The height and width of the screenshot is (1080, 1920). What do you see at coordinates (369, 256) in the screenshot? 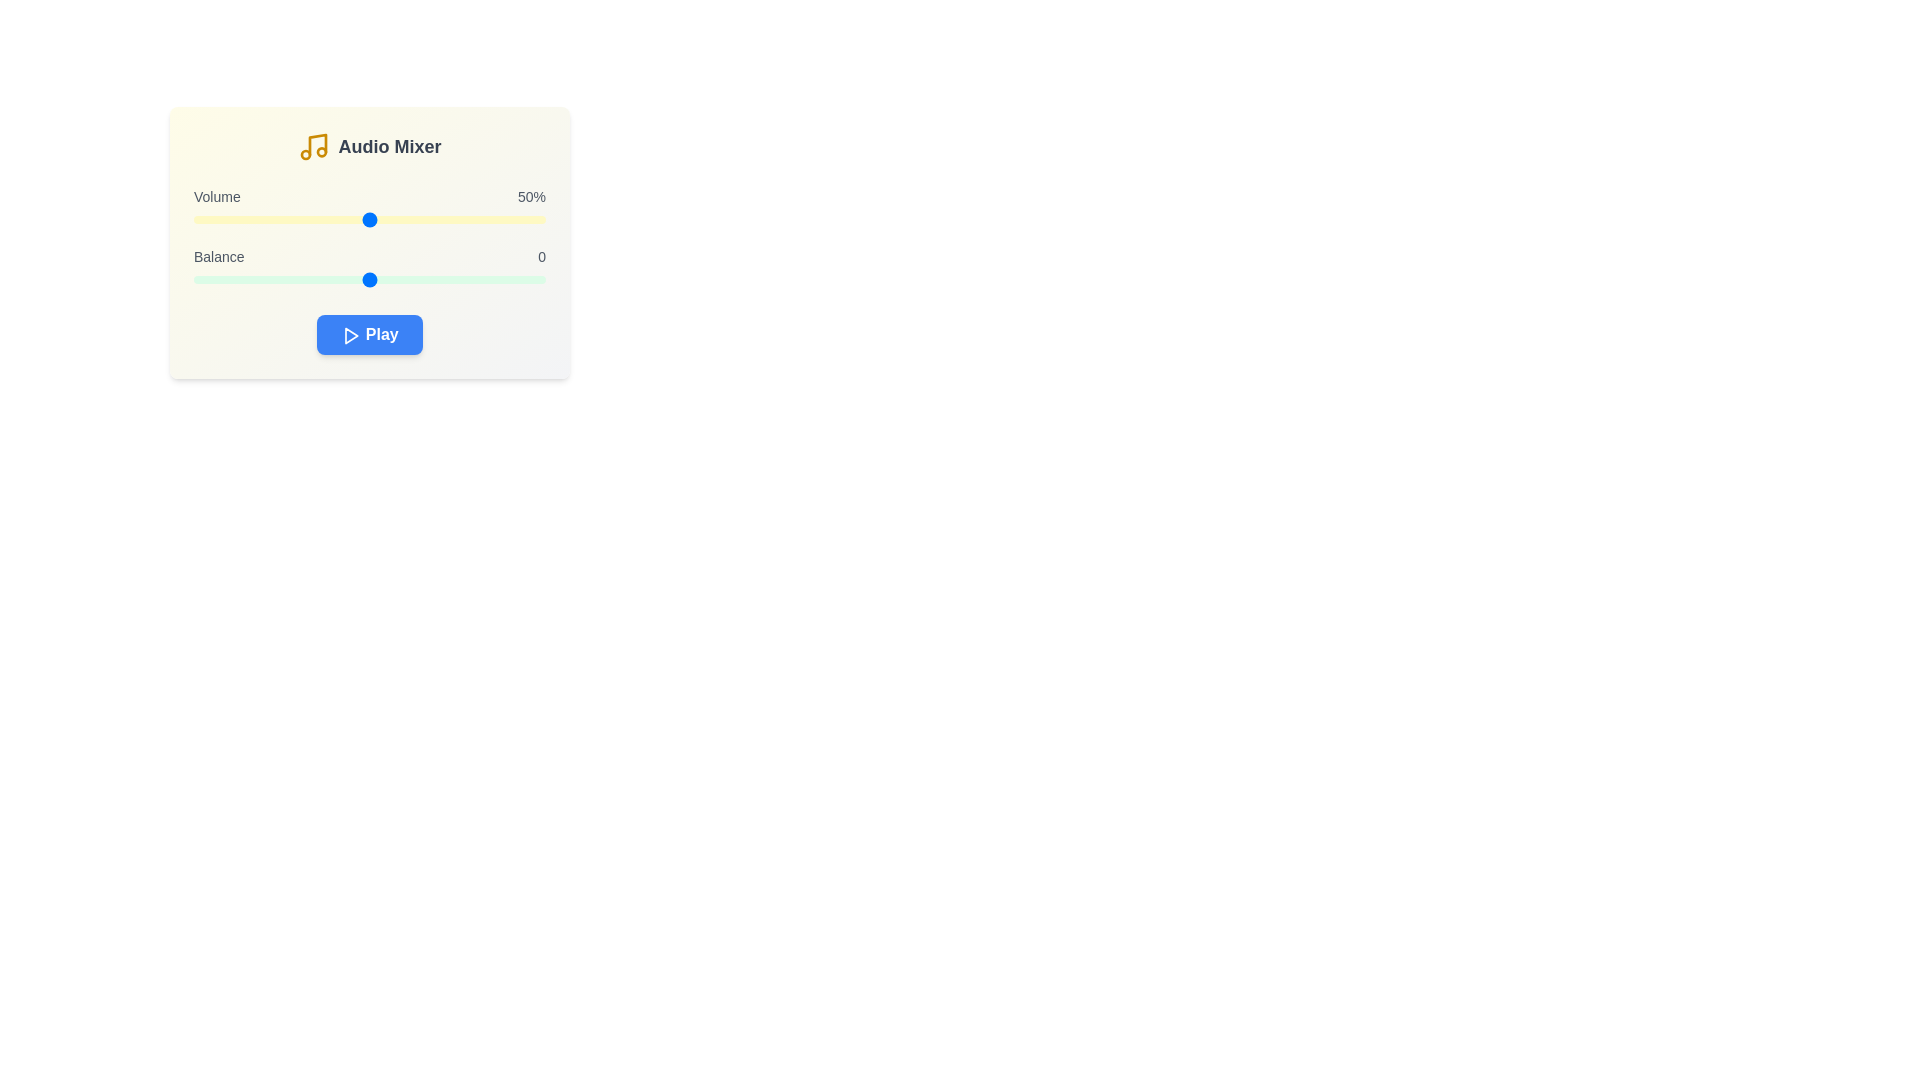
I see `the 'Balance' label with the numeric value '0', which is styled in medium-weight gray font and positioned near the middle of the interface, aligned with a 'Volume' slider above and another slider below` at bounding box center [369, 256].